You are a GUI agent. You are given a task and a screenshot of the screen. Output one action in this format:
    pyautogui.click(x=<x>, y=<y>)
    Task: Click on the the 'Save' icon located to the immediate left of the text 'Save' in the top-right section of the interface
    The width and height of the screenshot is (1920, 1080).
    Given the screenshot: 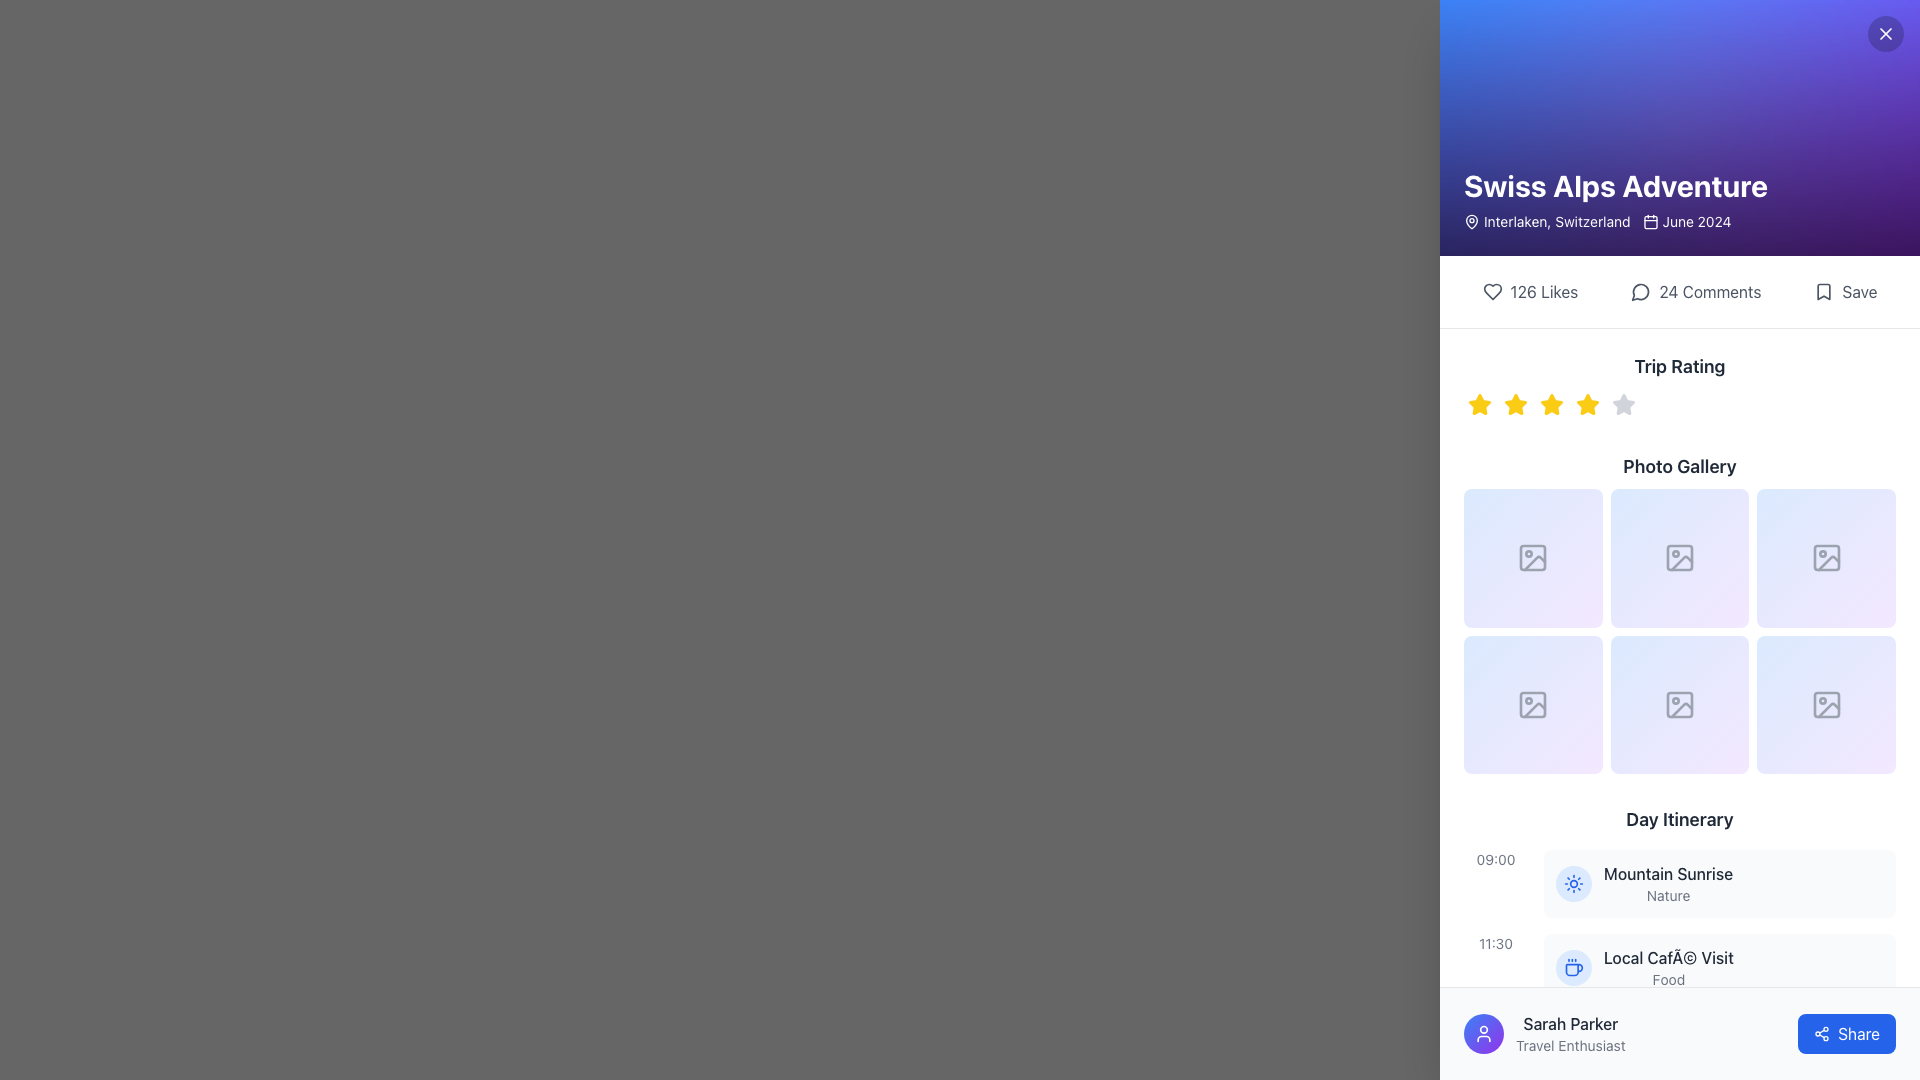 What is the action you would take?
    pyautogui.click(x=1824, y=292)
    